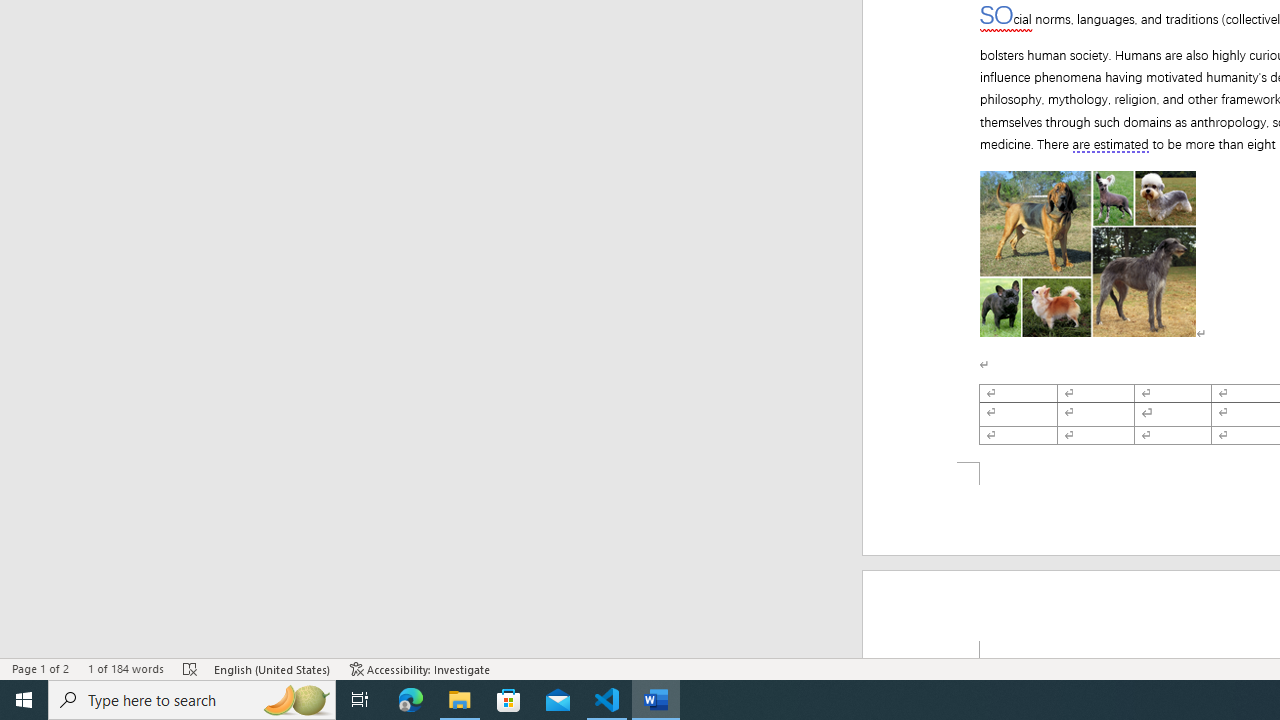  I want to click on 'Morphological variation in six dogs', so click(1087, 253).